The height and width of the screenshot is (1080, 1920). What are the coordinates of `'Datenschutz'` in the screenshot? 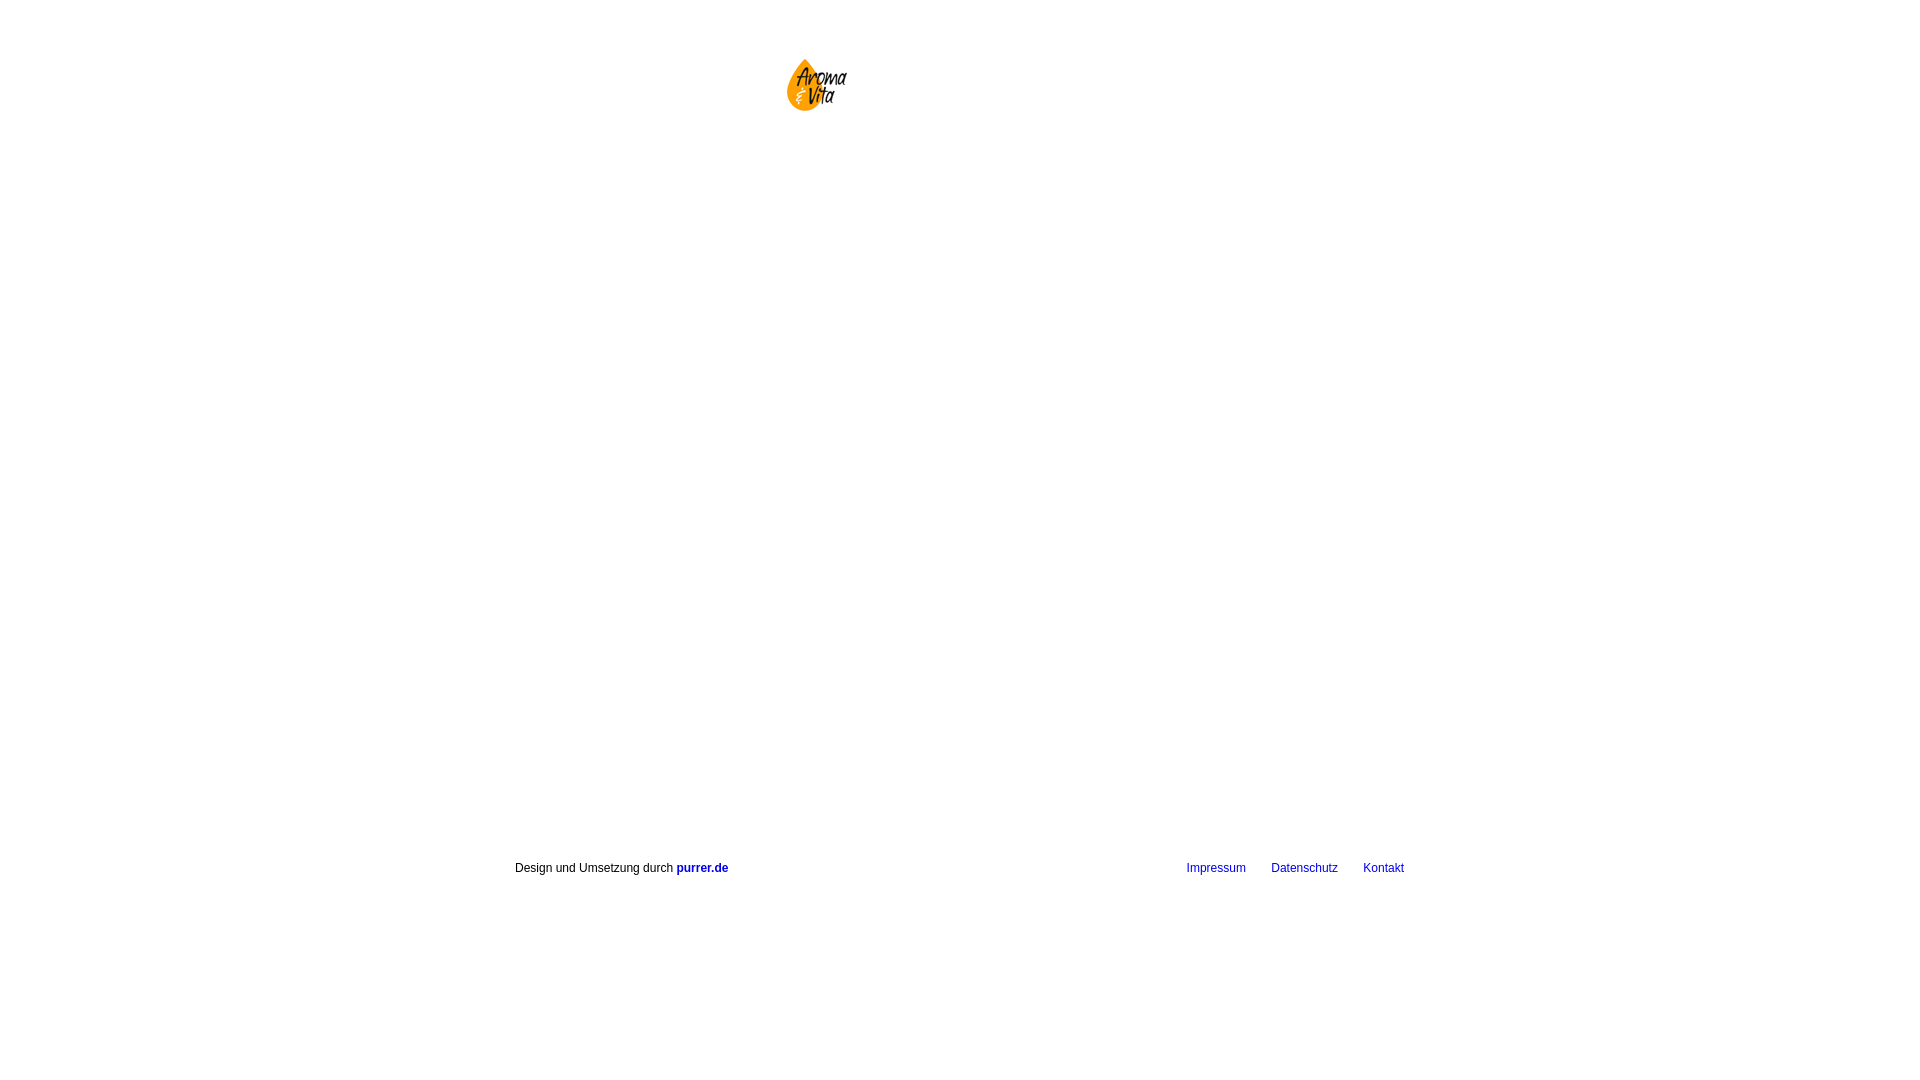 It's located at (1304, 866).